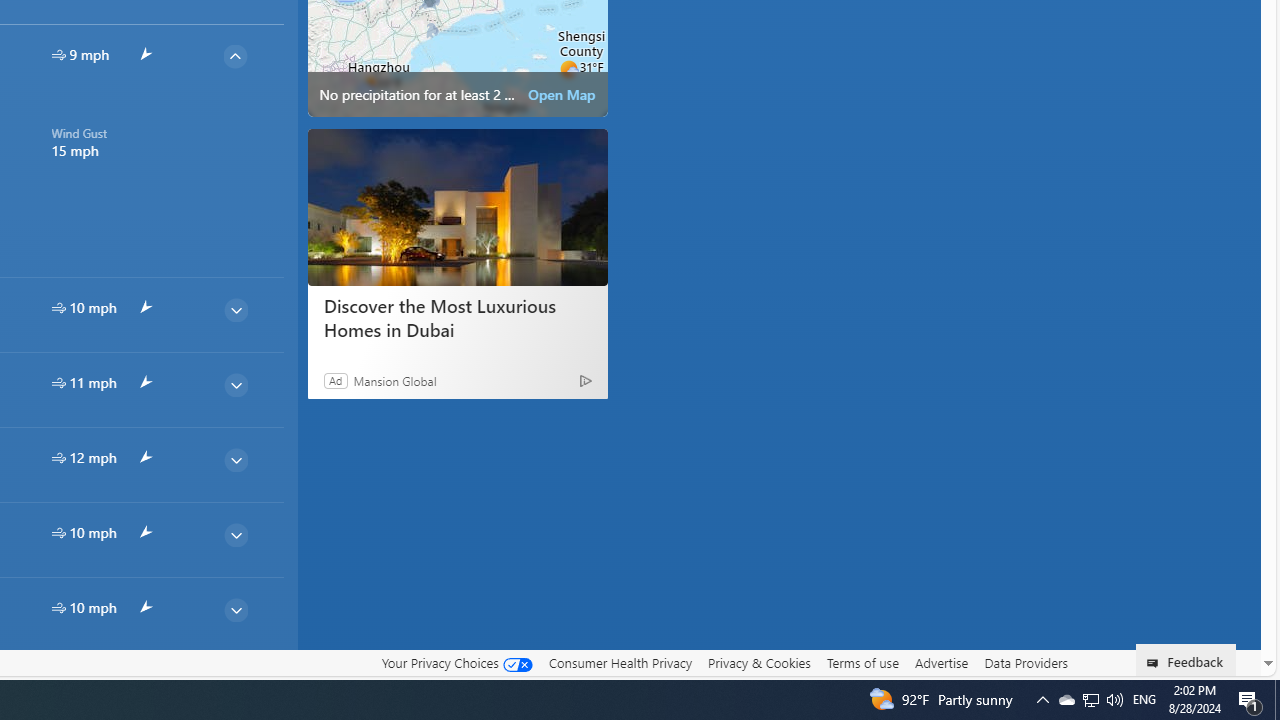  What do you see at coordinates (758, 663) in the screenshot?
I see `'Privacy & Cookies'` at bounding box center [758, 663].